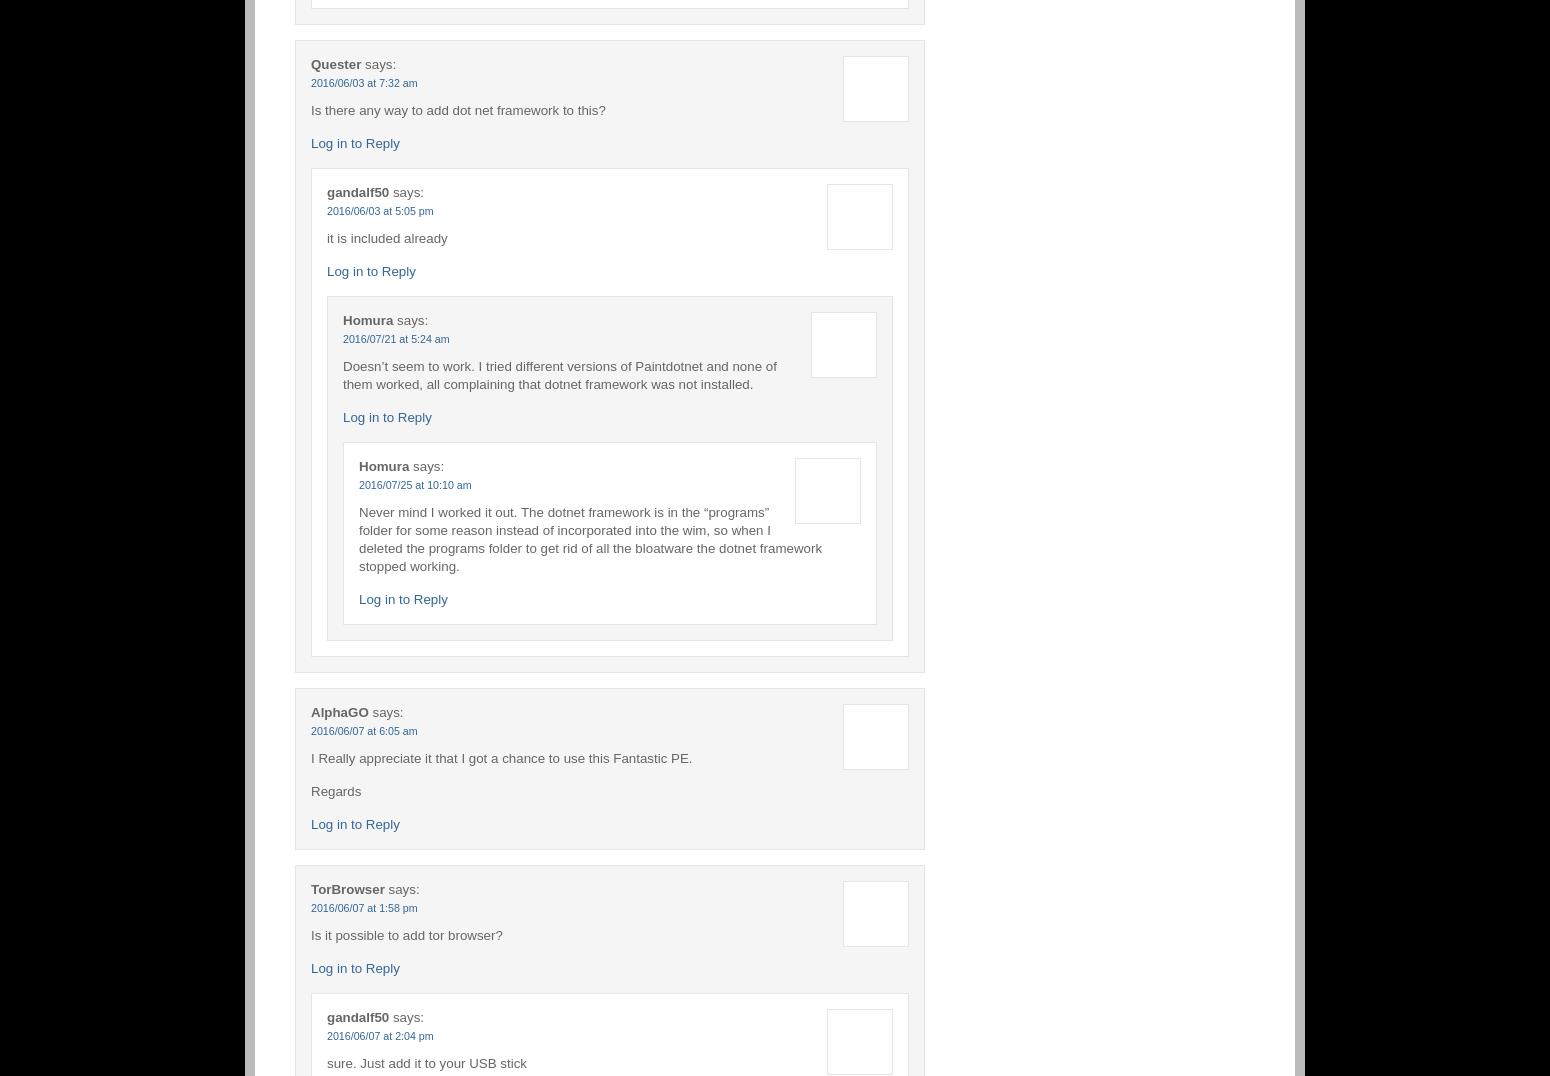  I want to click on '2016/06/03 at 5:05 pm', so click(379, 209).